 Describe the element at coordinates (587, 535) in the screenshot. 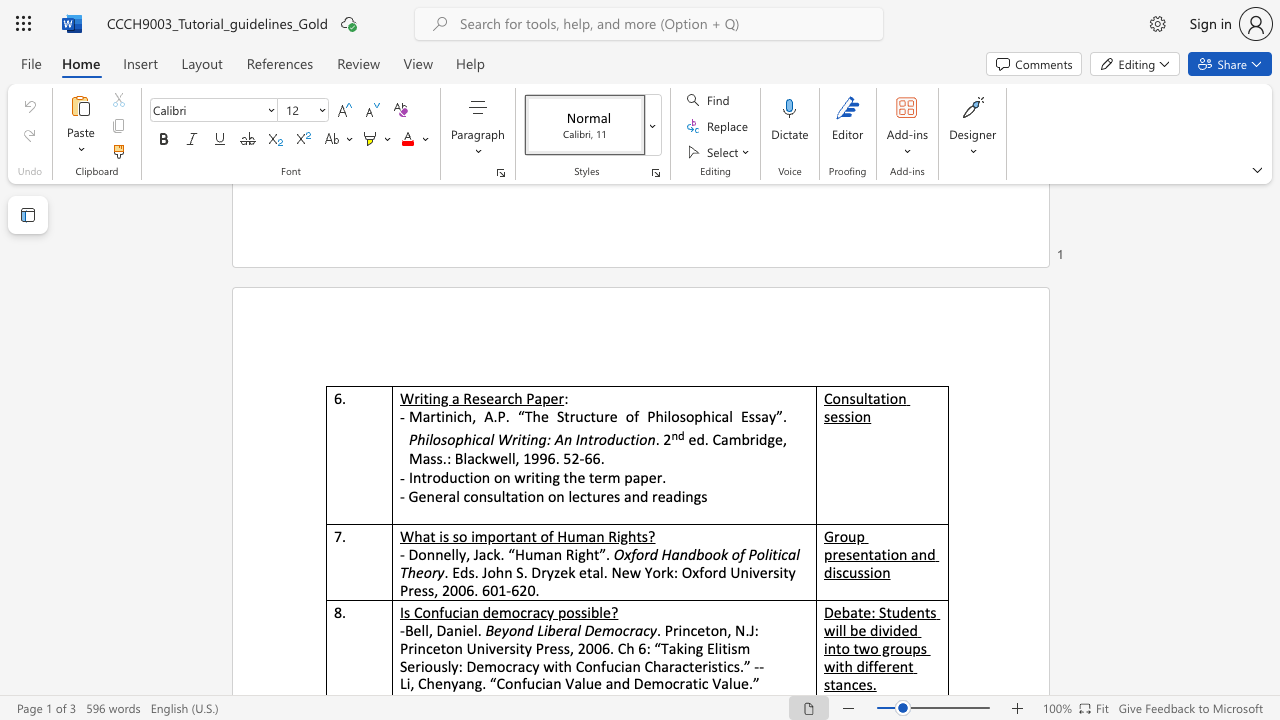

I see `the subset text "an Righ" within the text "What is so important of Human Rights?"` at that location.